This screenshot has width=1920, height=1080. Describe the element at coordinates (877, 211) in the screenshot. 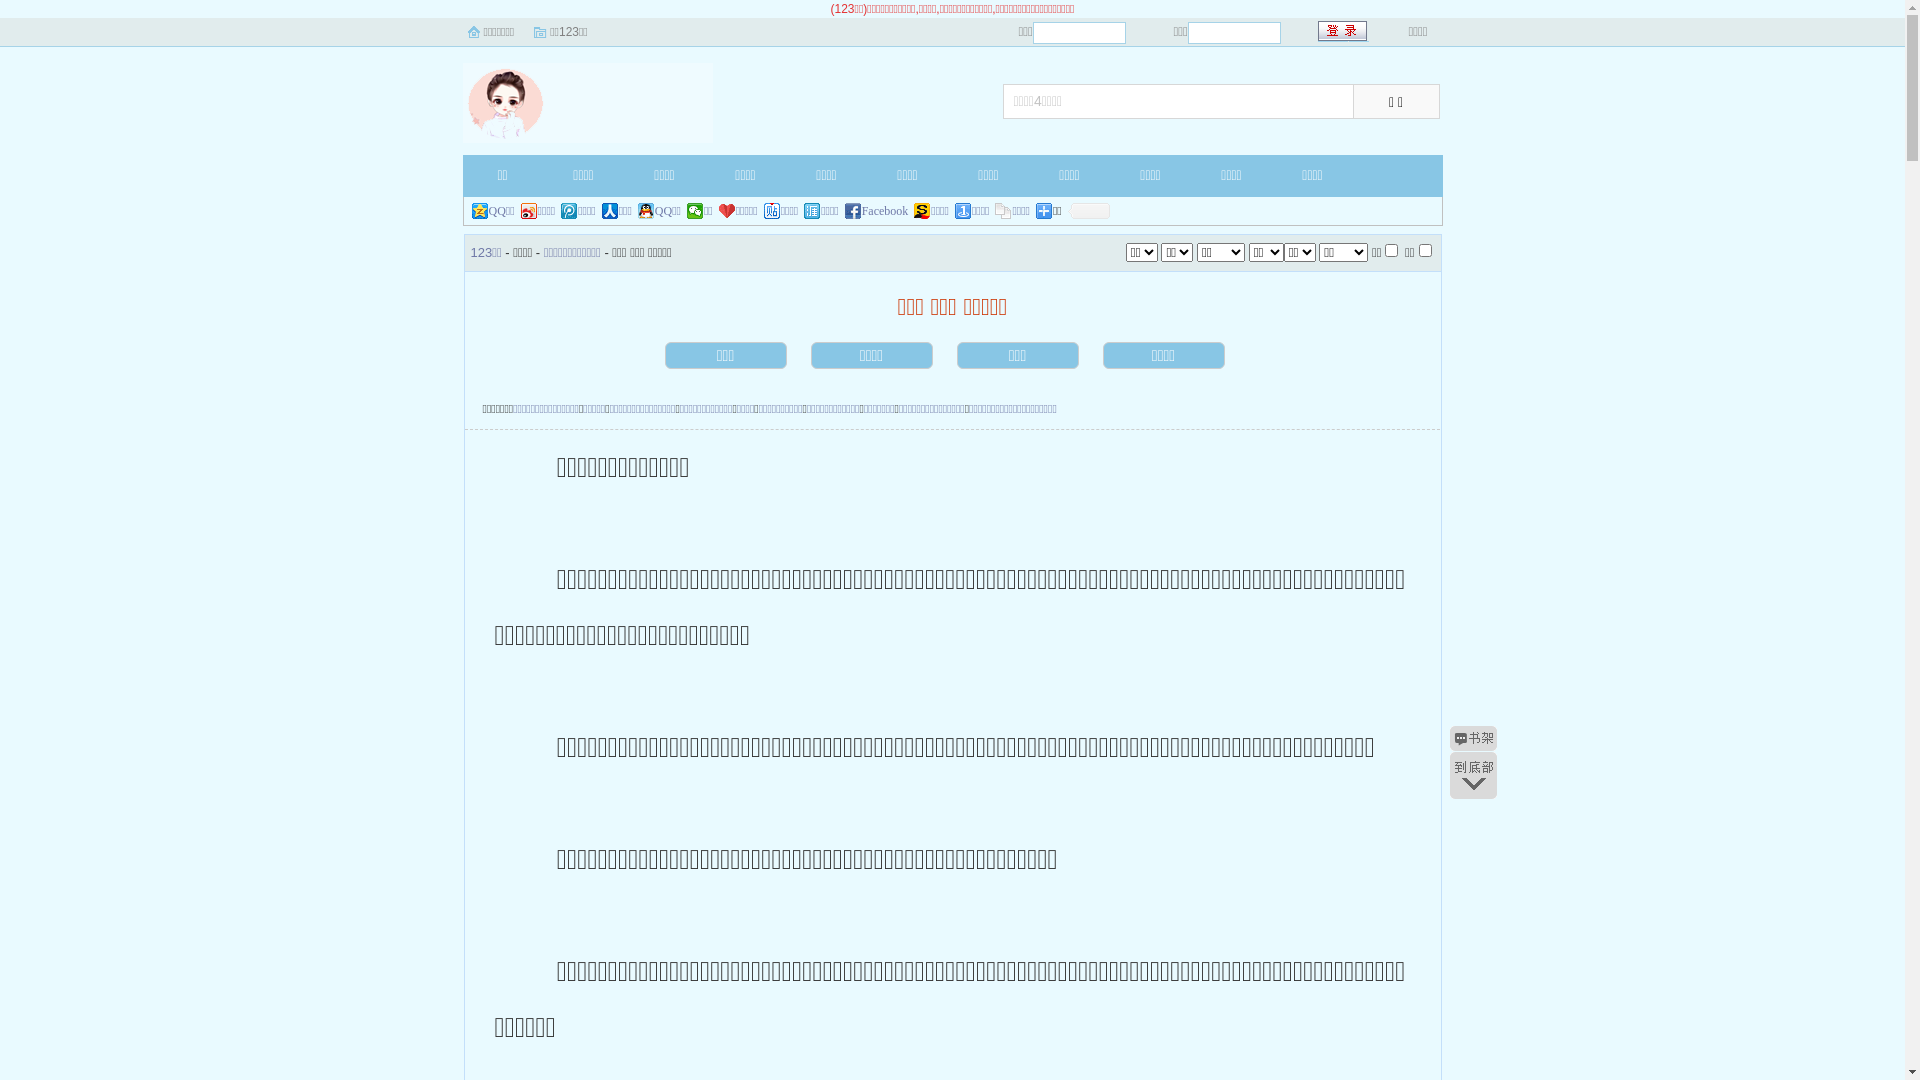

I see `'Facebook'` at that location.